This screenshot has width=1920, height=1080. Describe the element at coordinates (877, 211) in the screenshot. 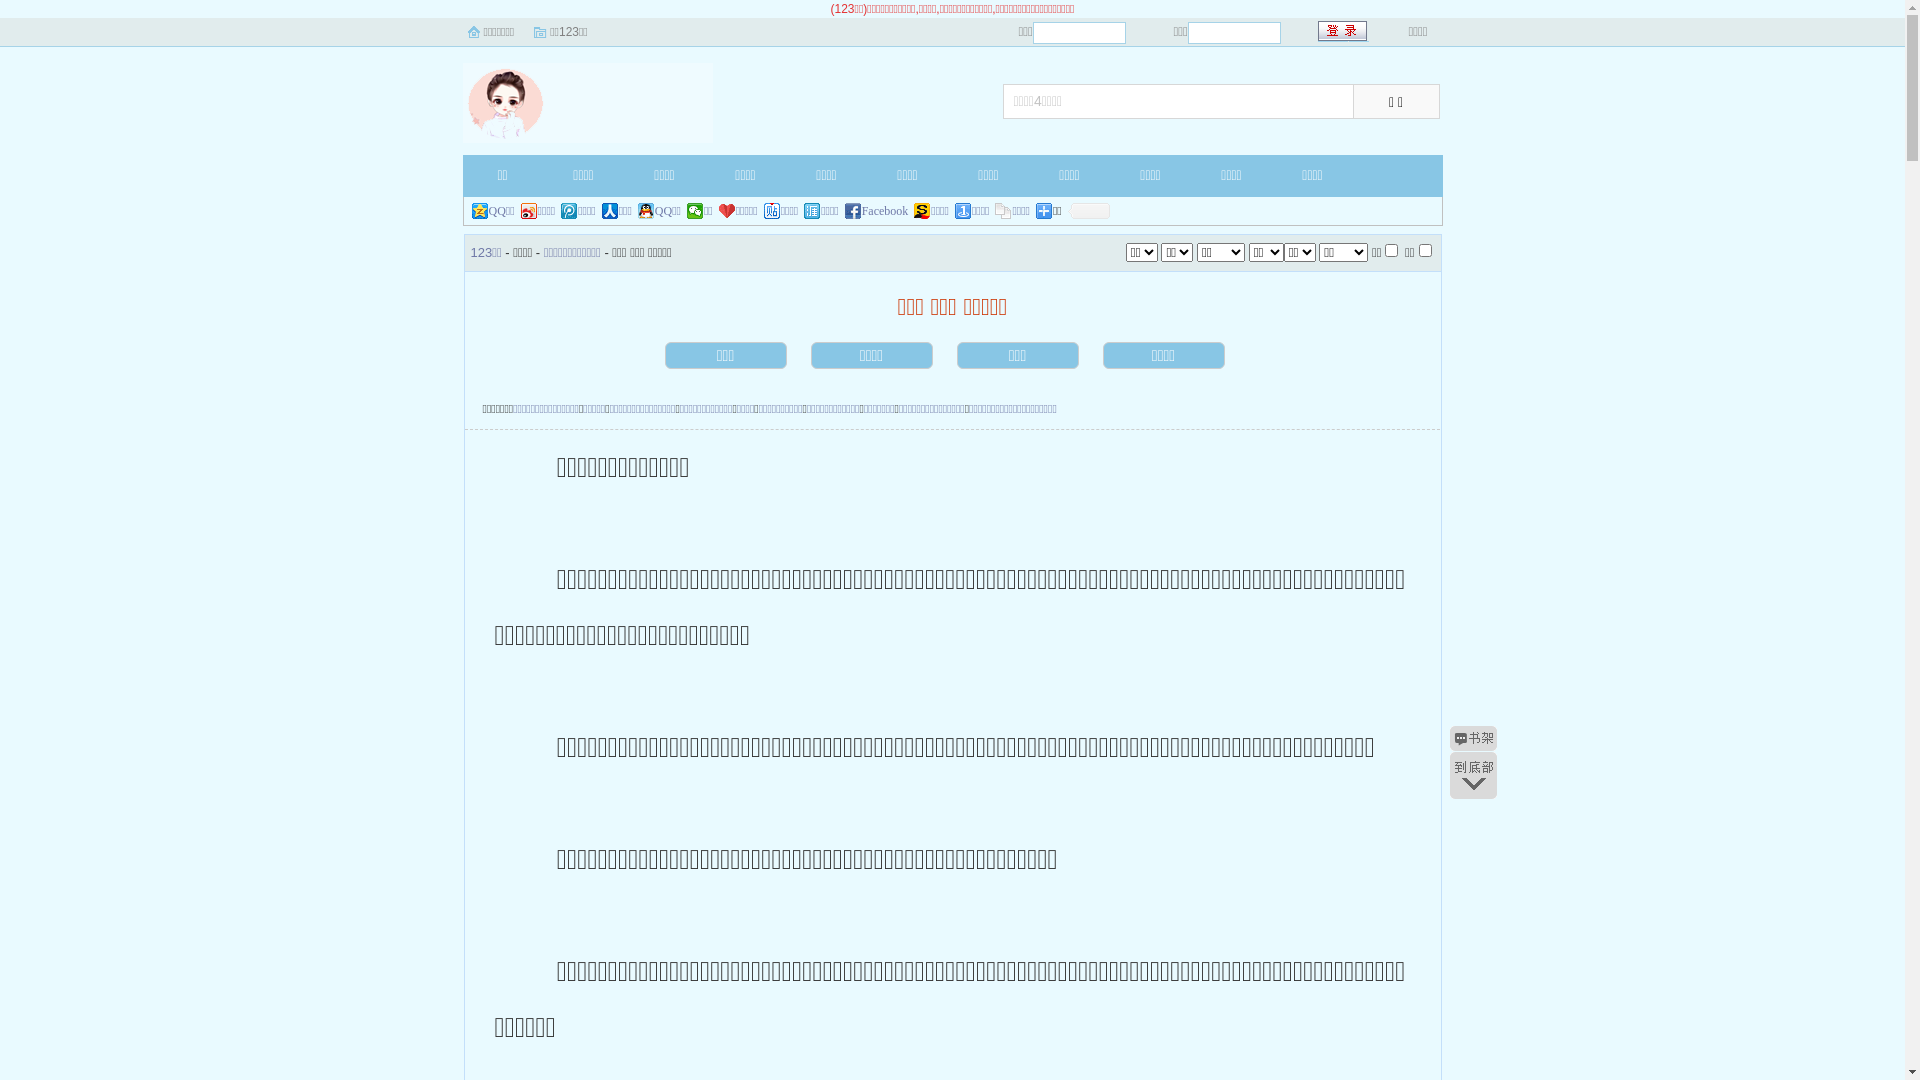

I see `'Facebook'` at that location.